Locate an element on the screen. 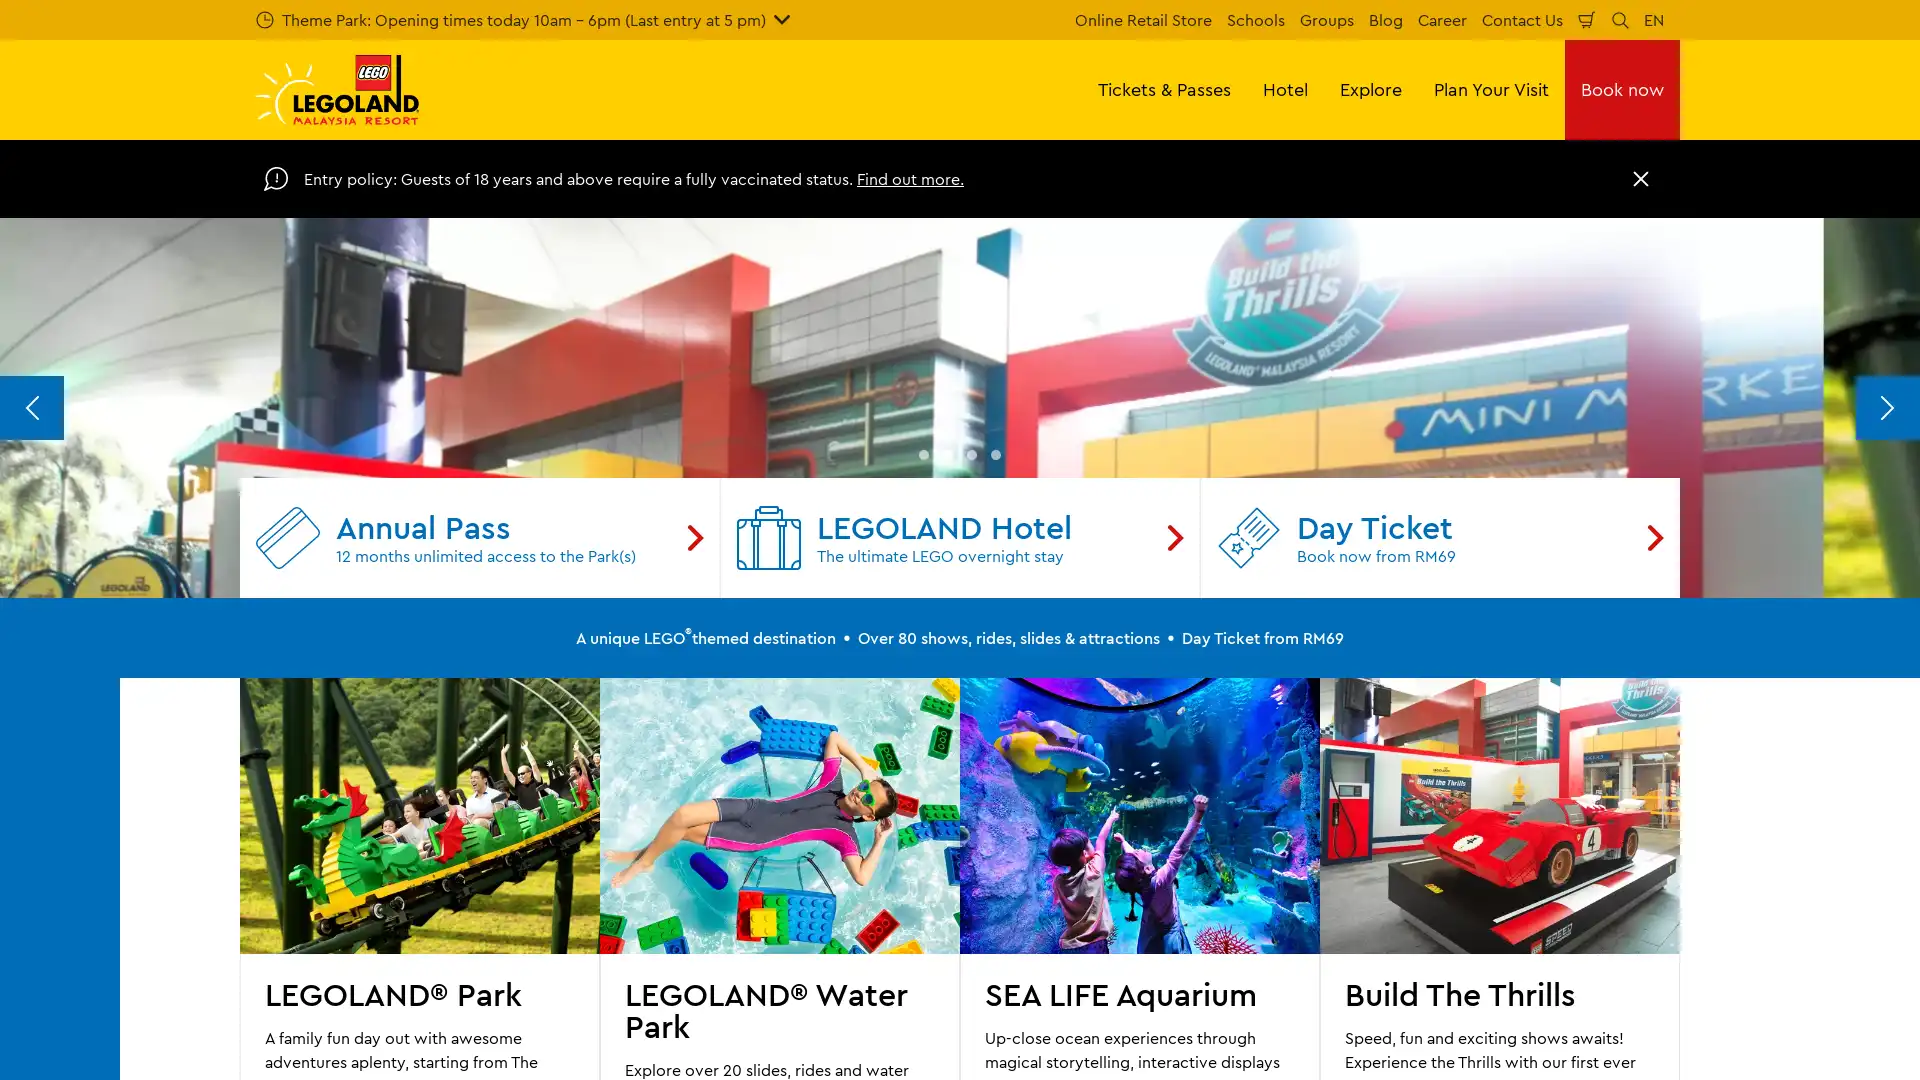 The image size is (1920, 1080). Go to slide 3 is located at coordinates (971, 852).